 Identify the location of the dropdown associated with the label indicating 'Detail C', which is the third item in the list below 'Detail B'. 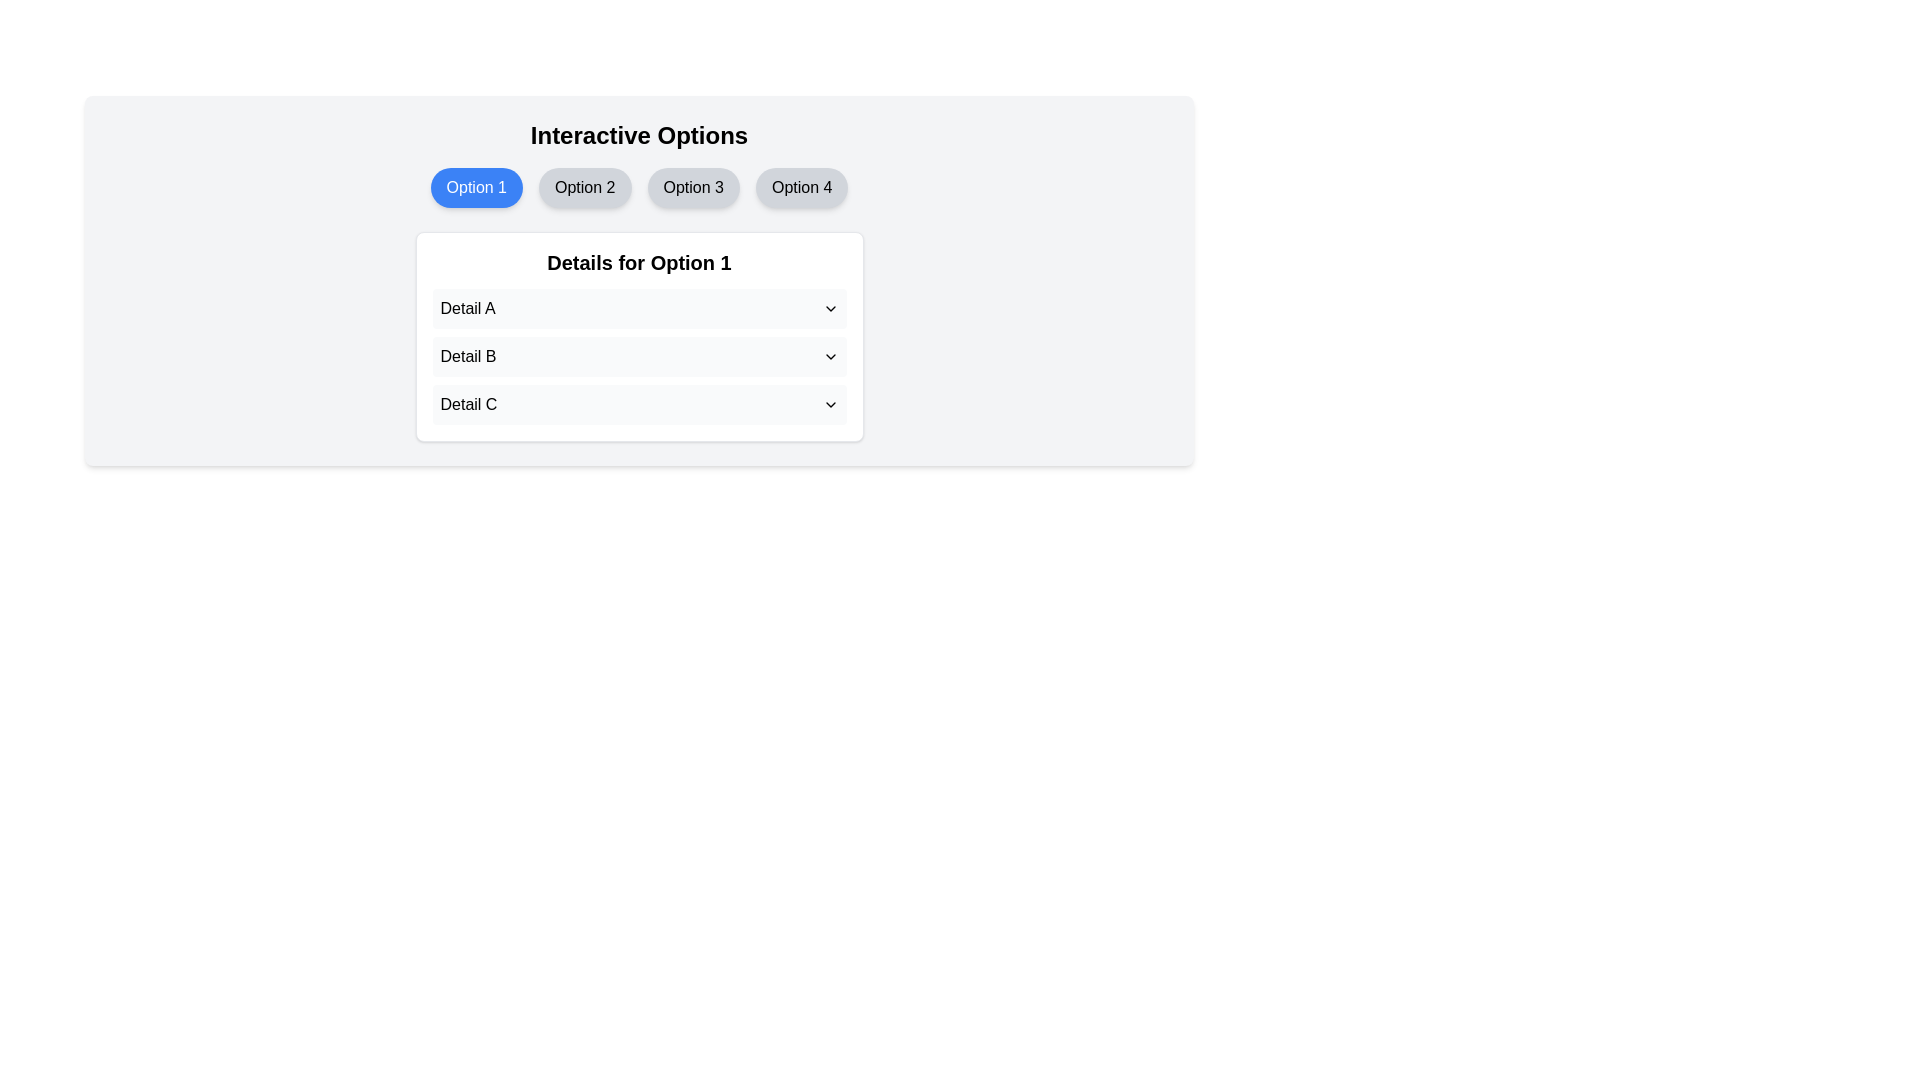
(466, 405).